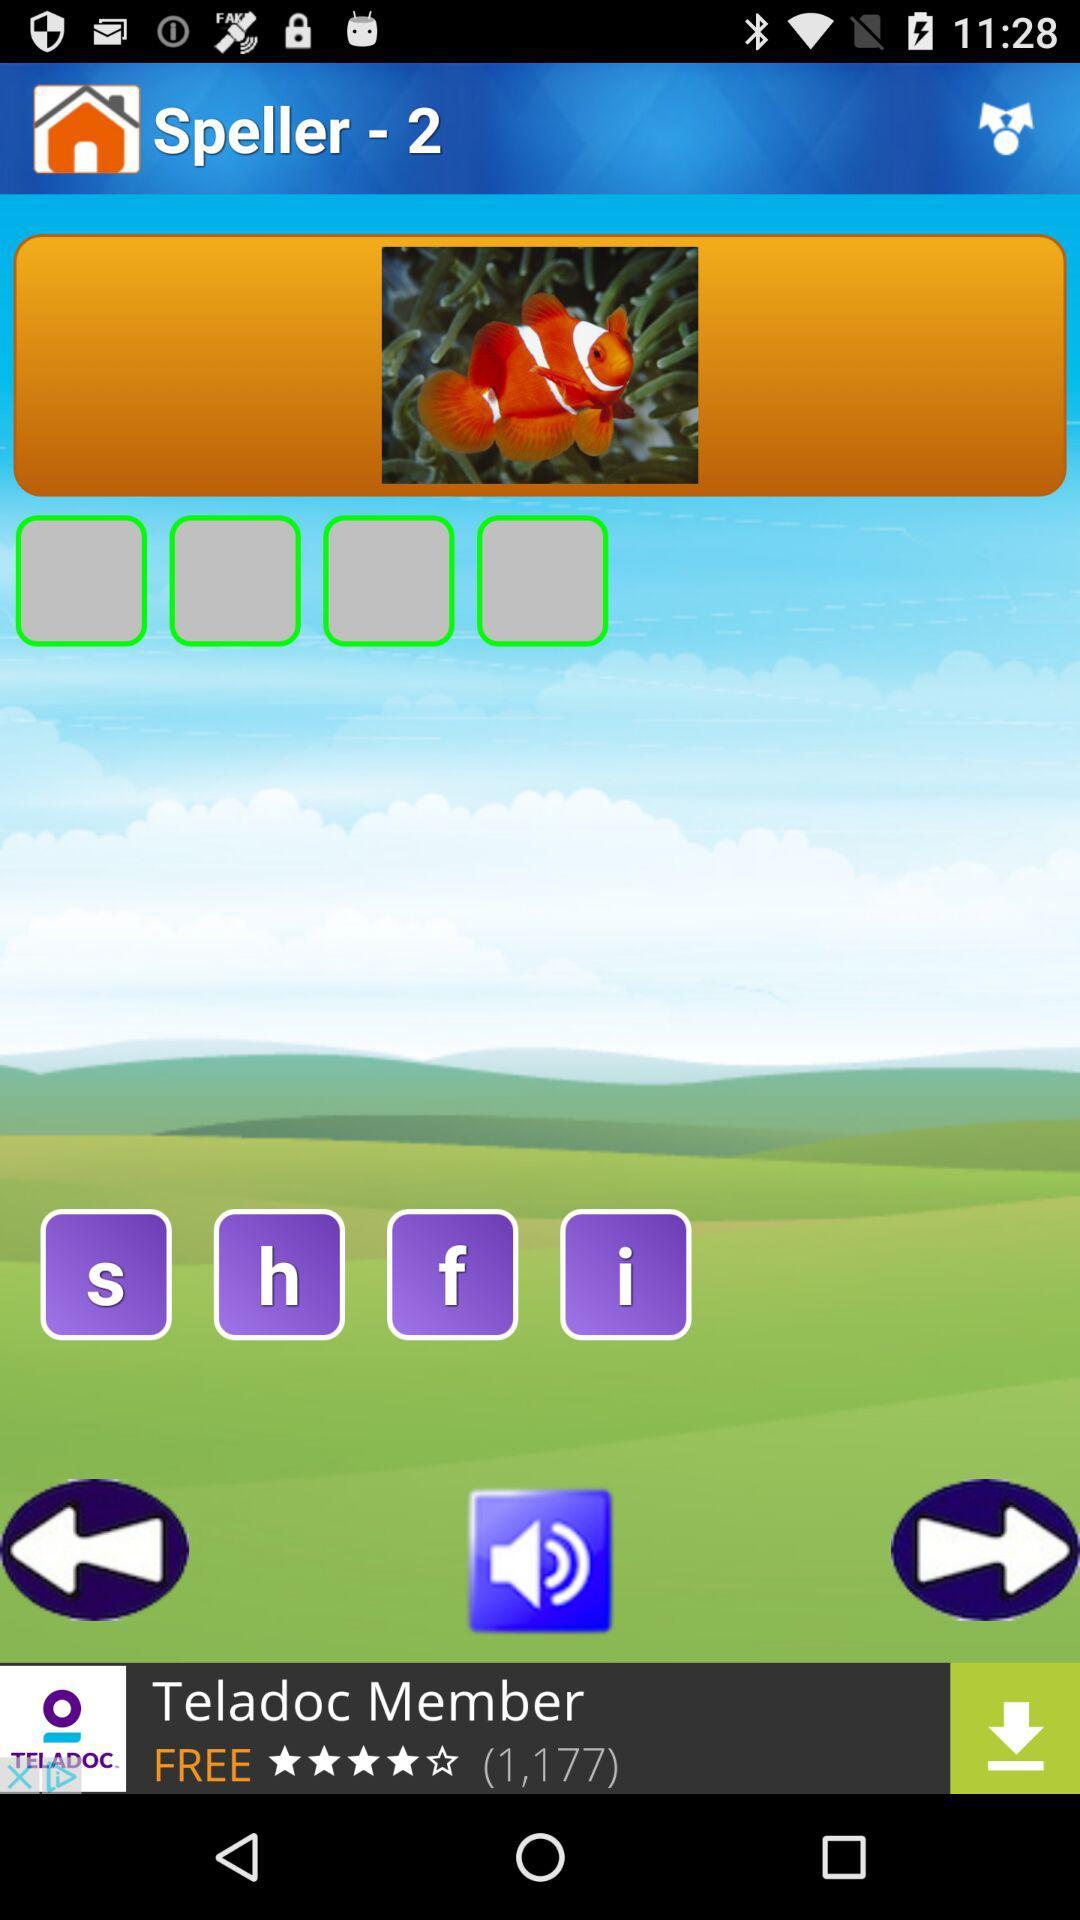 This screenshot has width=1080, height=1920. Describe the element at coordinates (540, 1667) in the screenshot. I see `the volume icon` at that location.